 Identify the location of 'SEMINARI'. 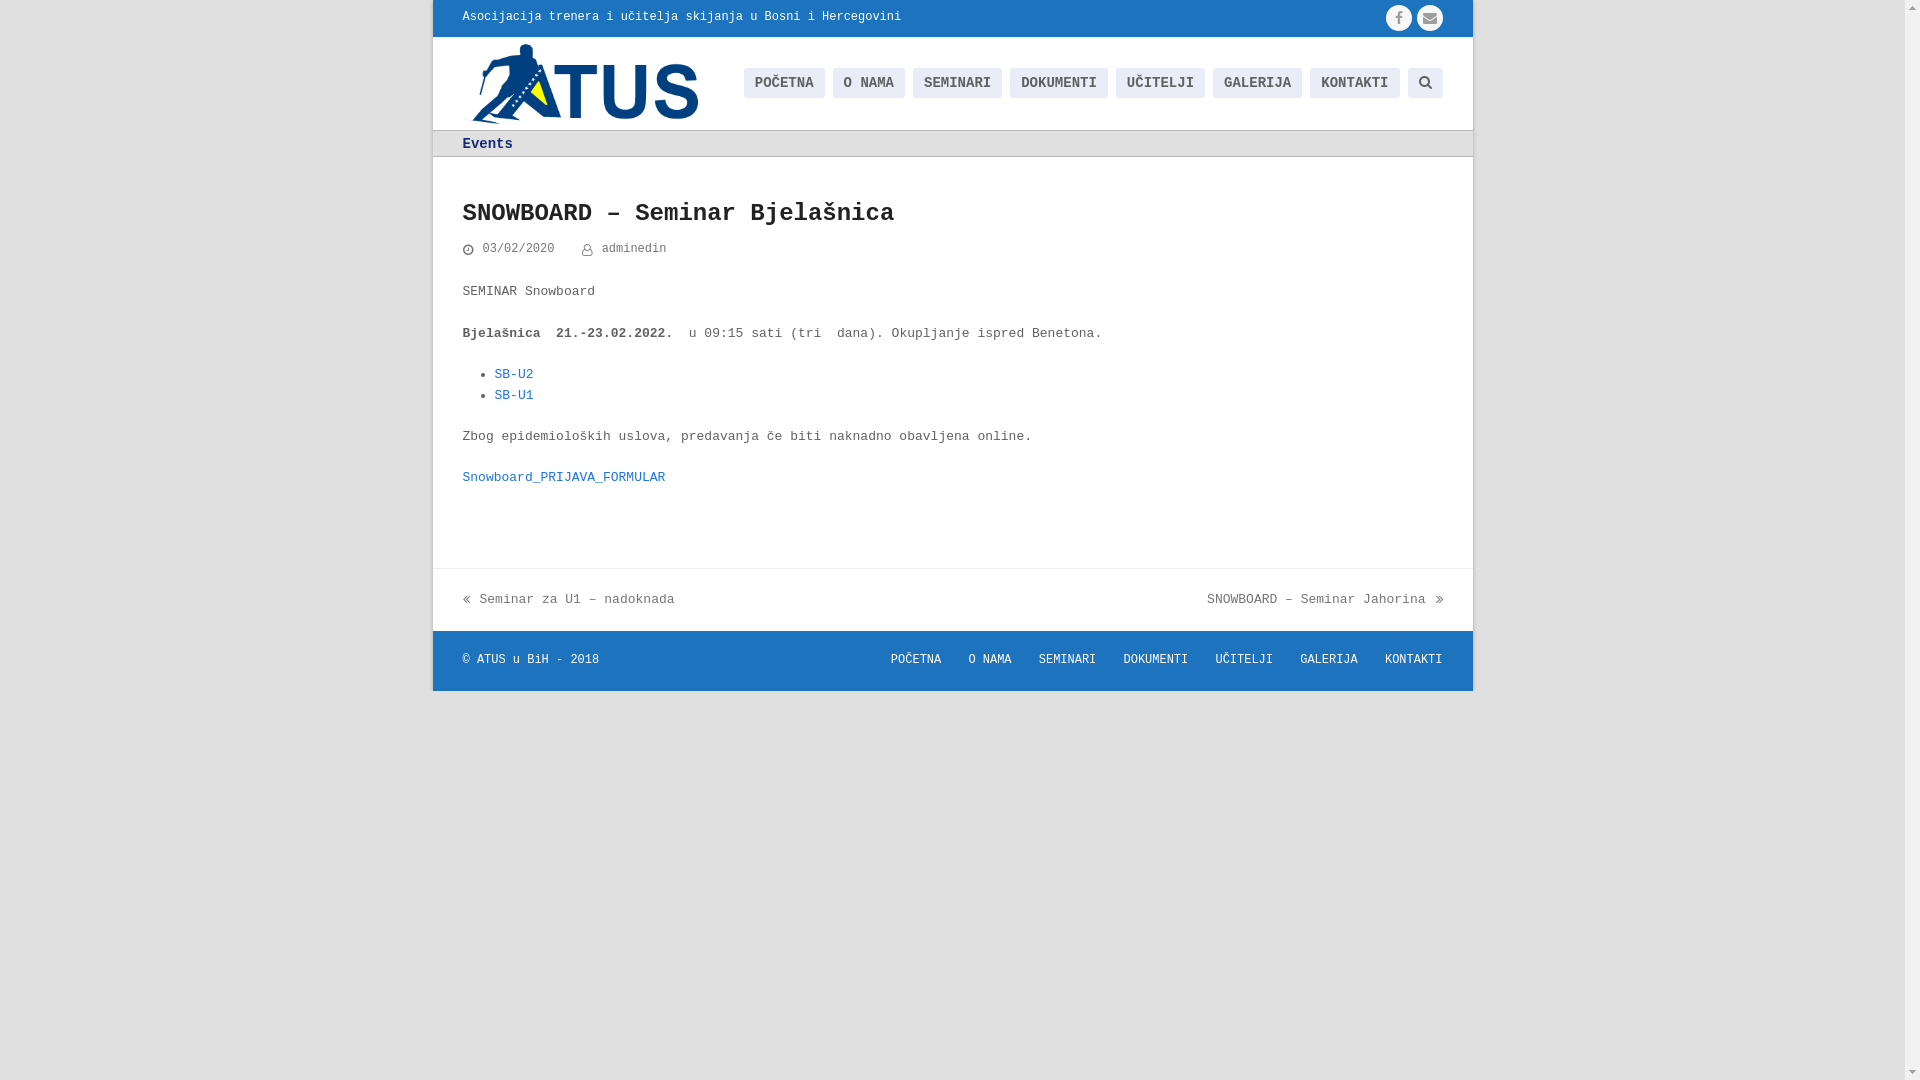
(1067, 659).